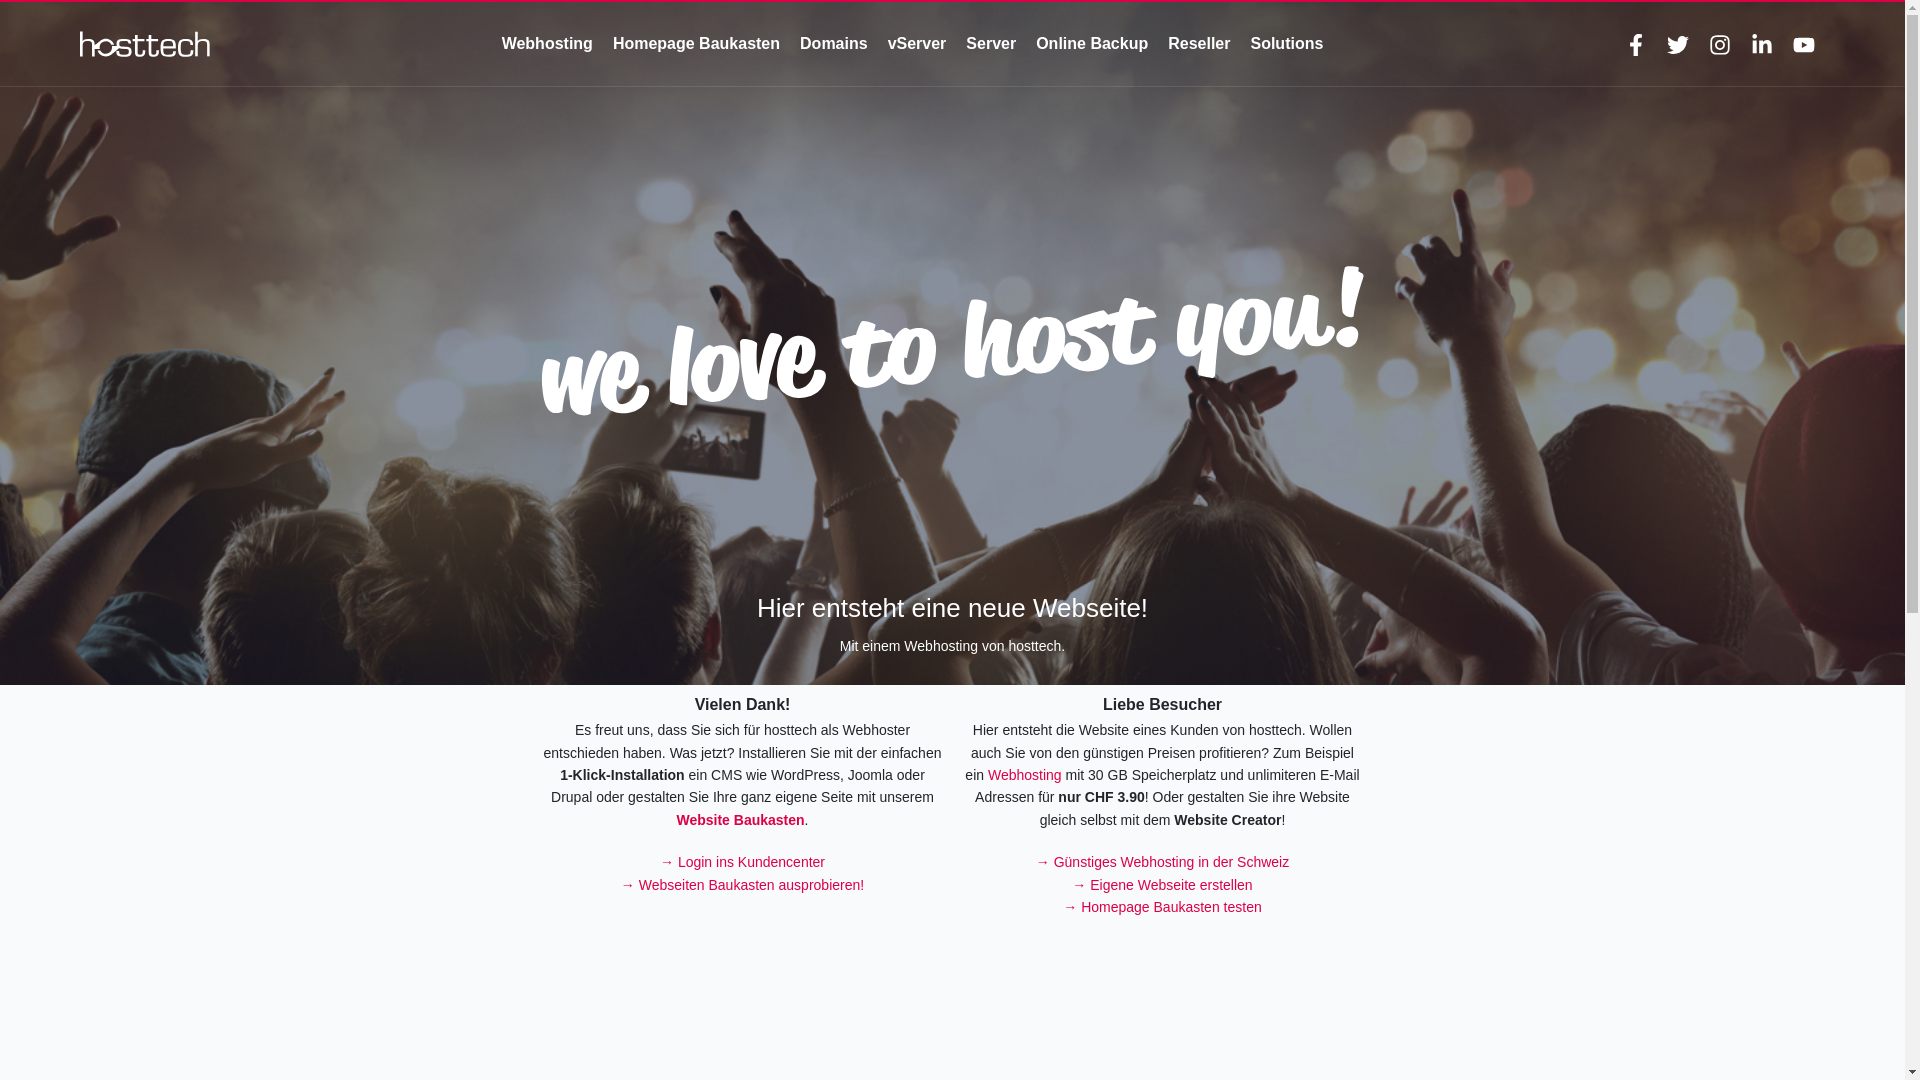  I want to click on 'Domains', so click(834, 43).